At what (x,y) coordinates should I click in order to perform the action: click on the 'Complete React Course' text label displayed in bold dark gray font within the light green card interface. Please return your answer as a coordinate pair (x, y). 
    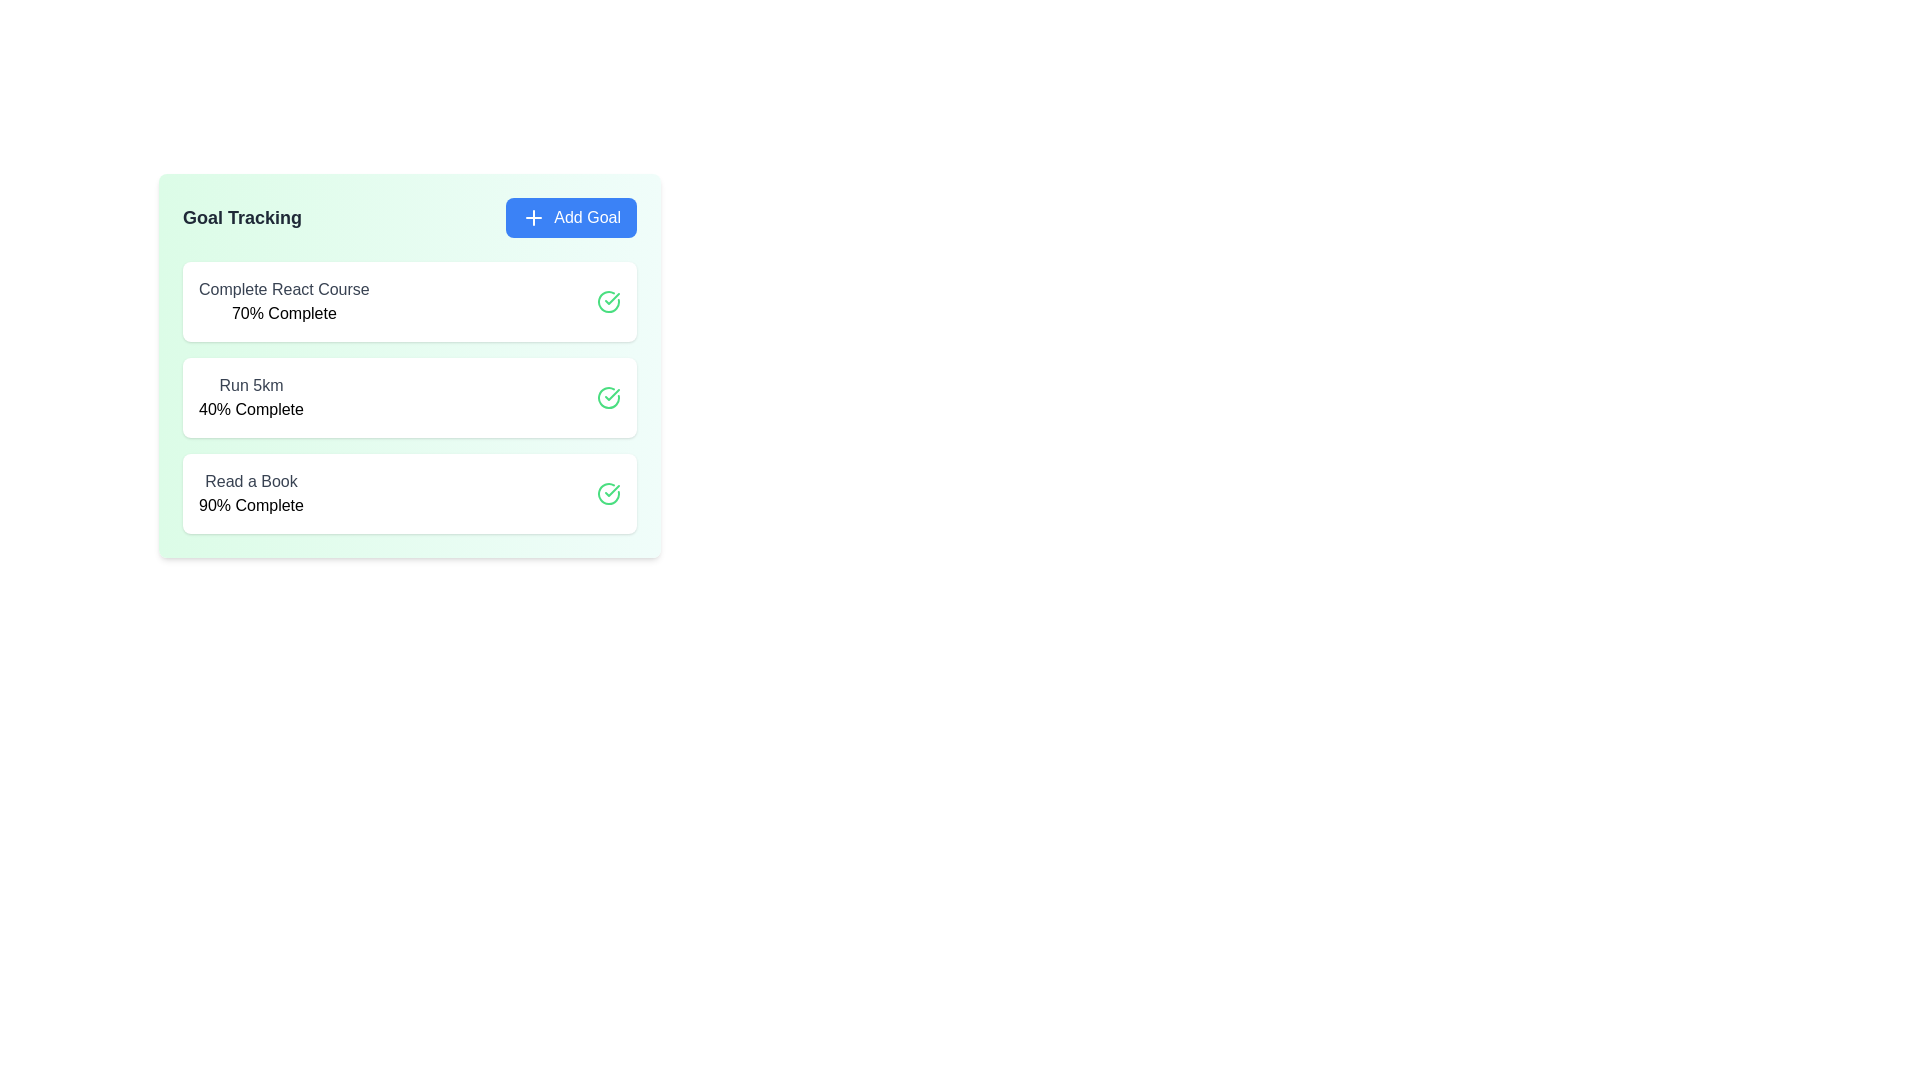
    Looking at the image, I should click on (283, 289).